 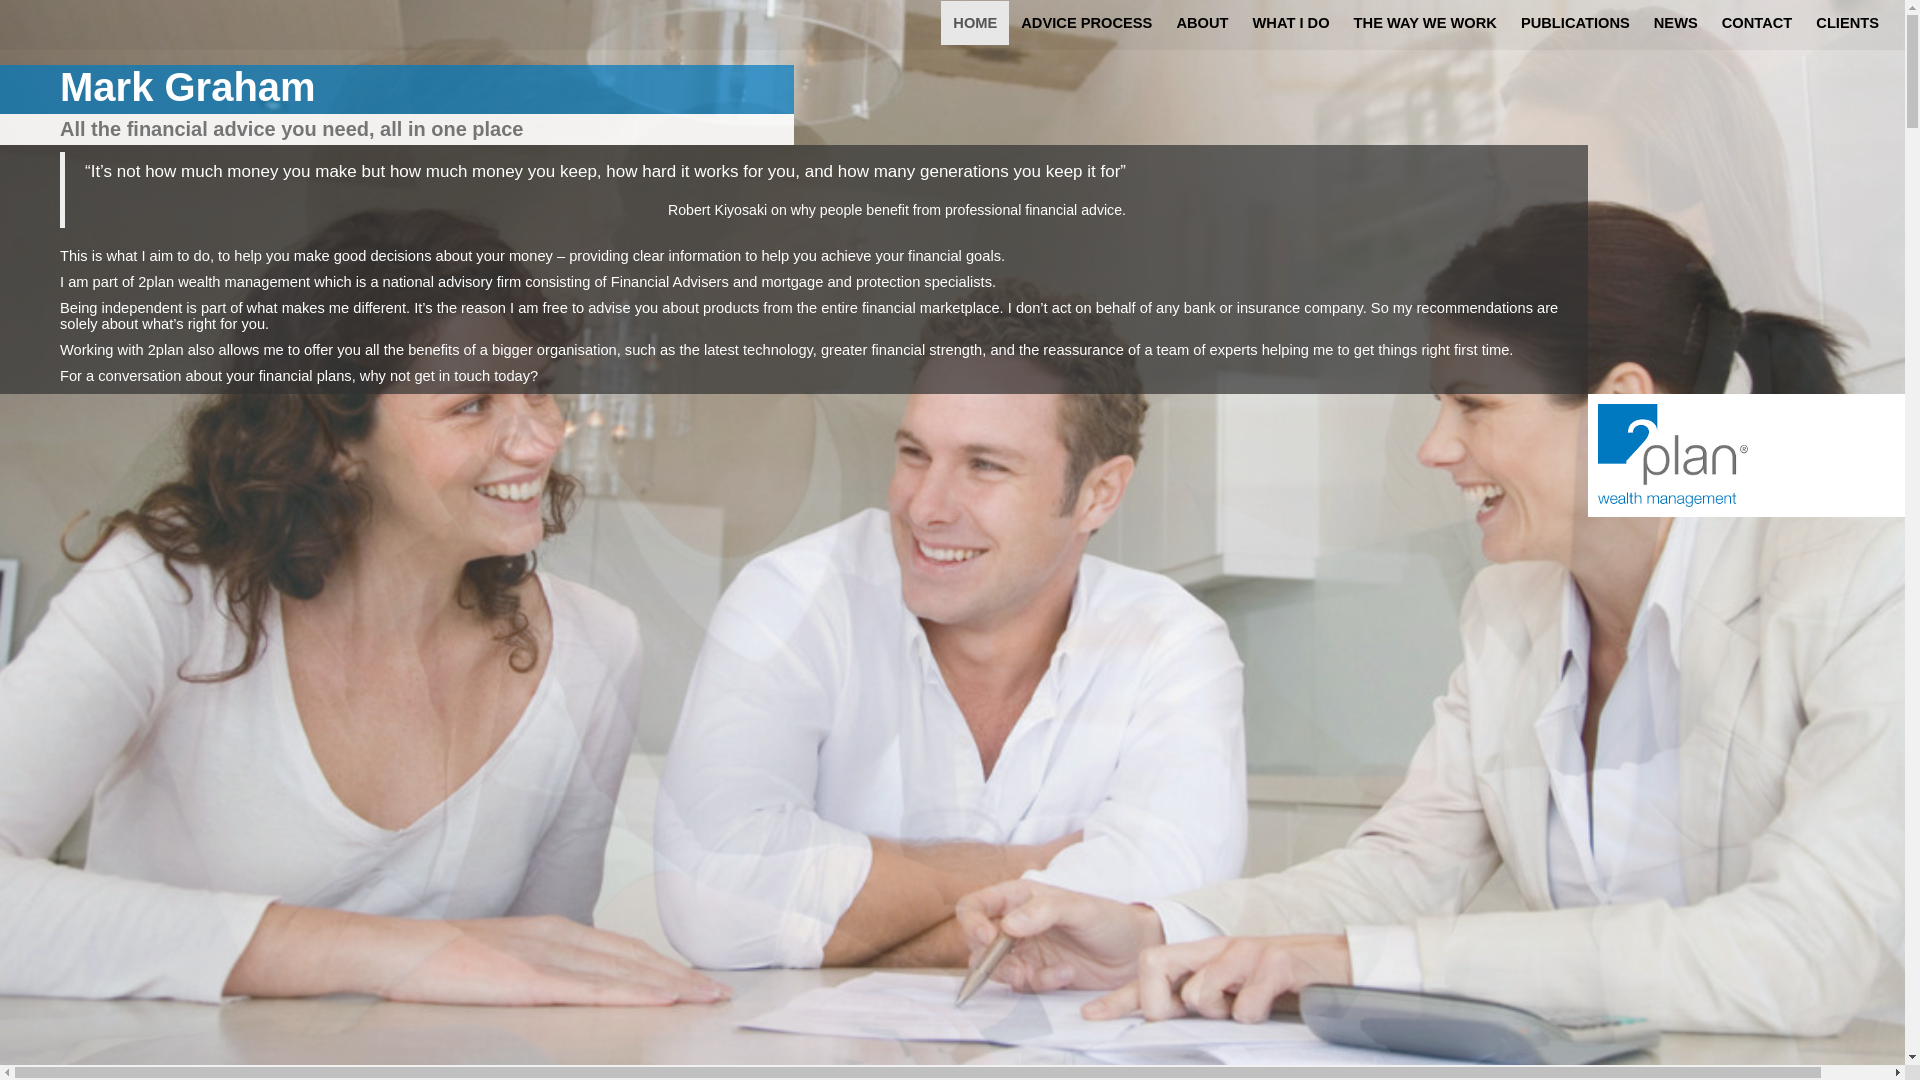 What do you see at coordinates (1424, 23) in the screenshot?
I see `'THE WAY WE WORK'` at bounding box center [1424, 23].